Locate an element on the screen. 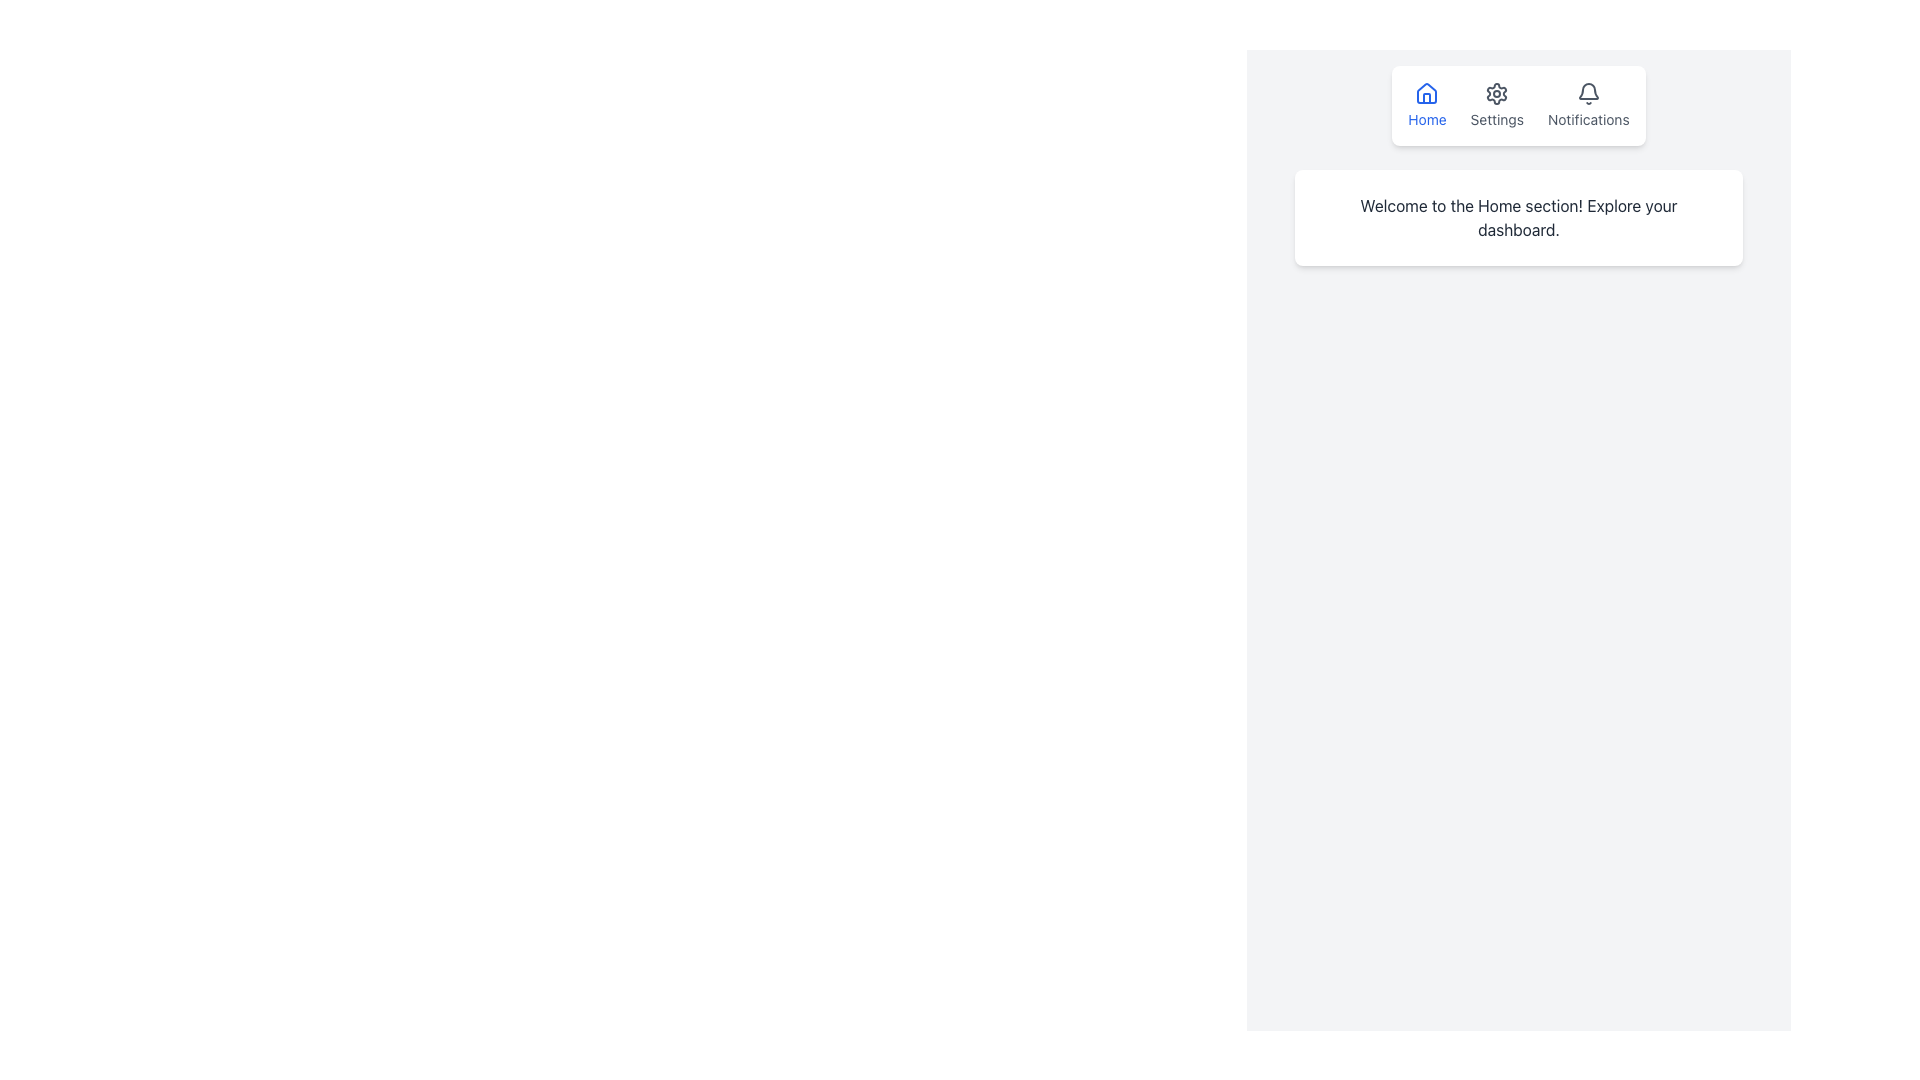 Image resolution: width=1920 pixels, height=1080 pixels. the notification icon represented by the SVG element located at the top-right section of the interface, adjacent to the Home and Settings icons is located at coordinates (1587, 91).